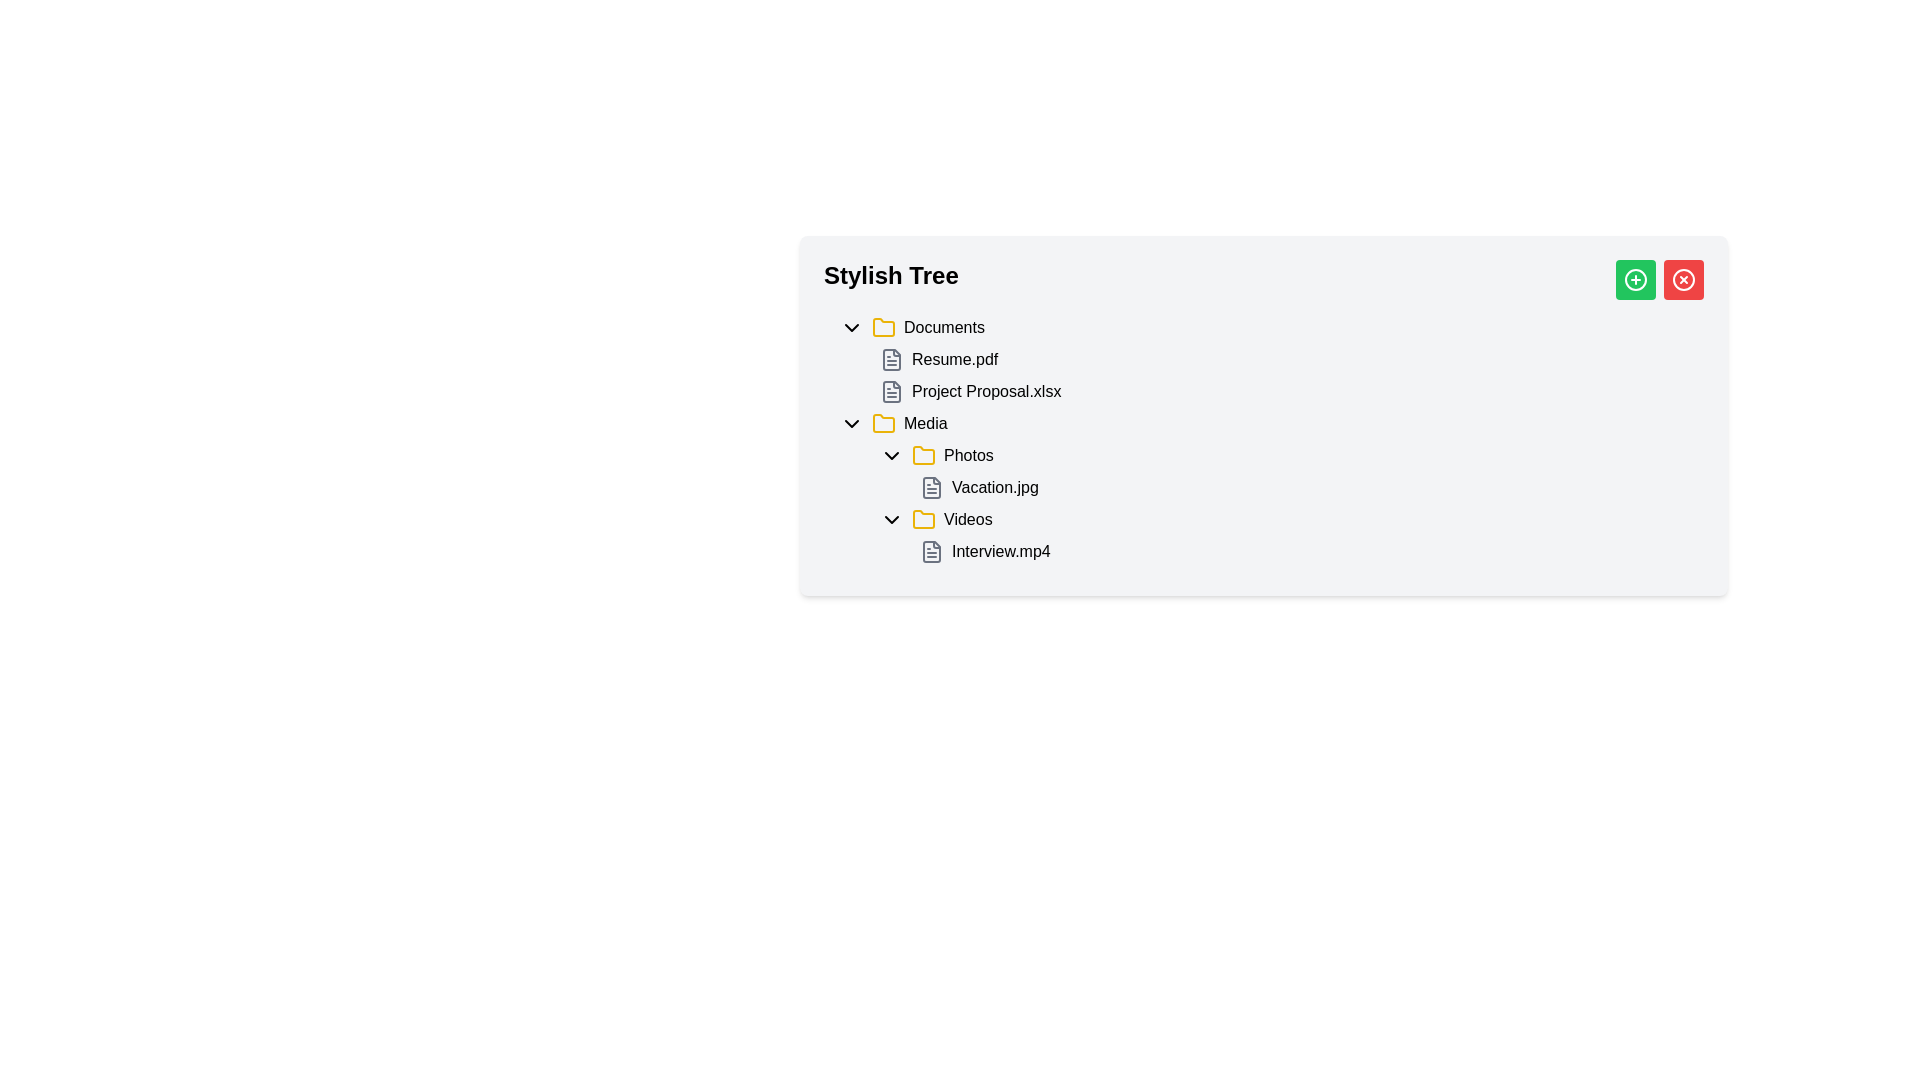 This screenshot has width=1920, height=1080. What do you see at coordinates (954, 358) in the screenshot?
I see `on the text label representing the file named 'Resume.pdf' in the hierarchical navigation UI` at bounding box center [954, 358].